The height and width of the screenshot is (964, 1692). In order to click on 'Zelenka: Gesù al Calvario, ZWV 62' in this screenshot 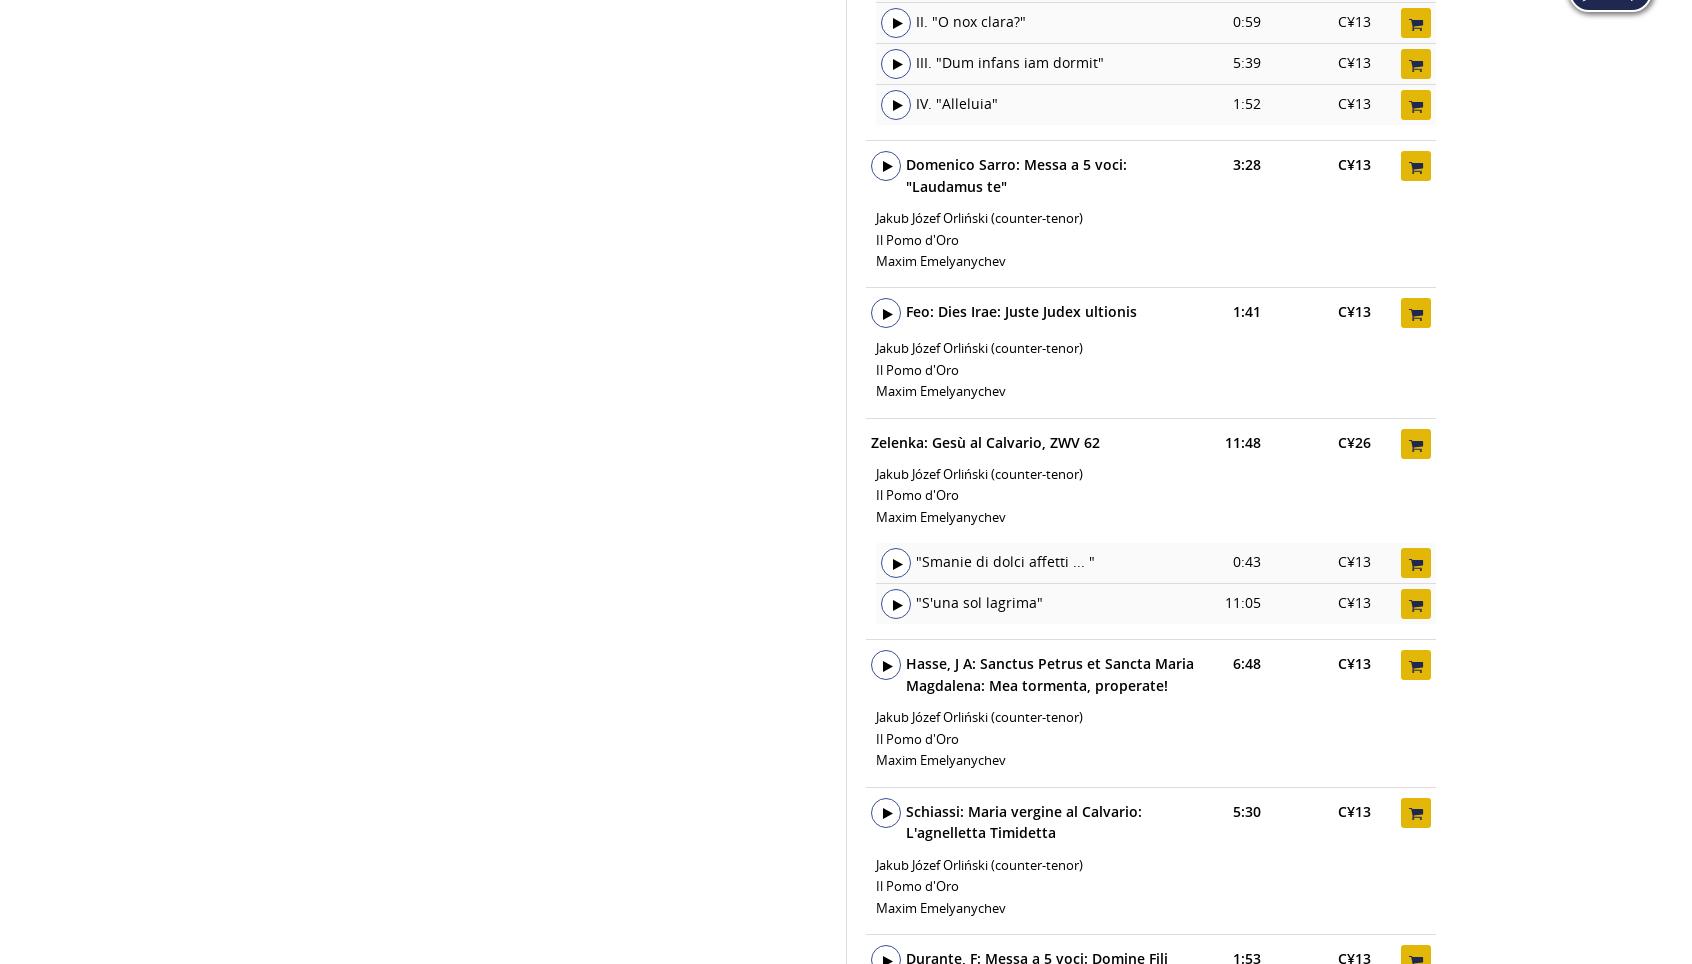, I will do `click(985, 440)`.